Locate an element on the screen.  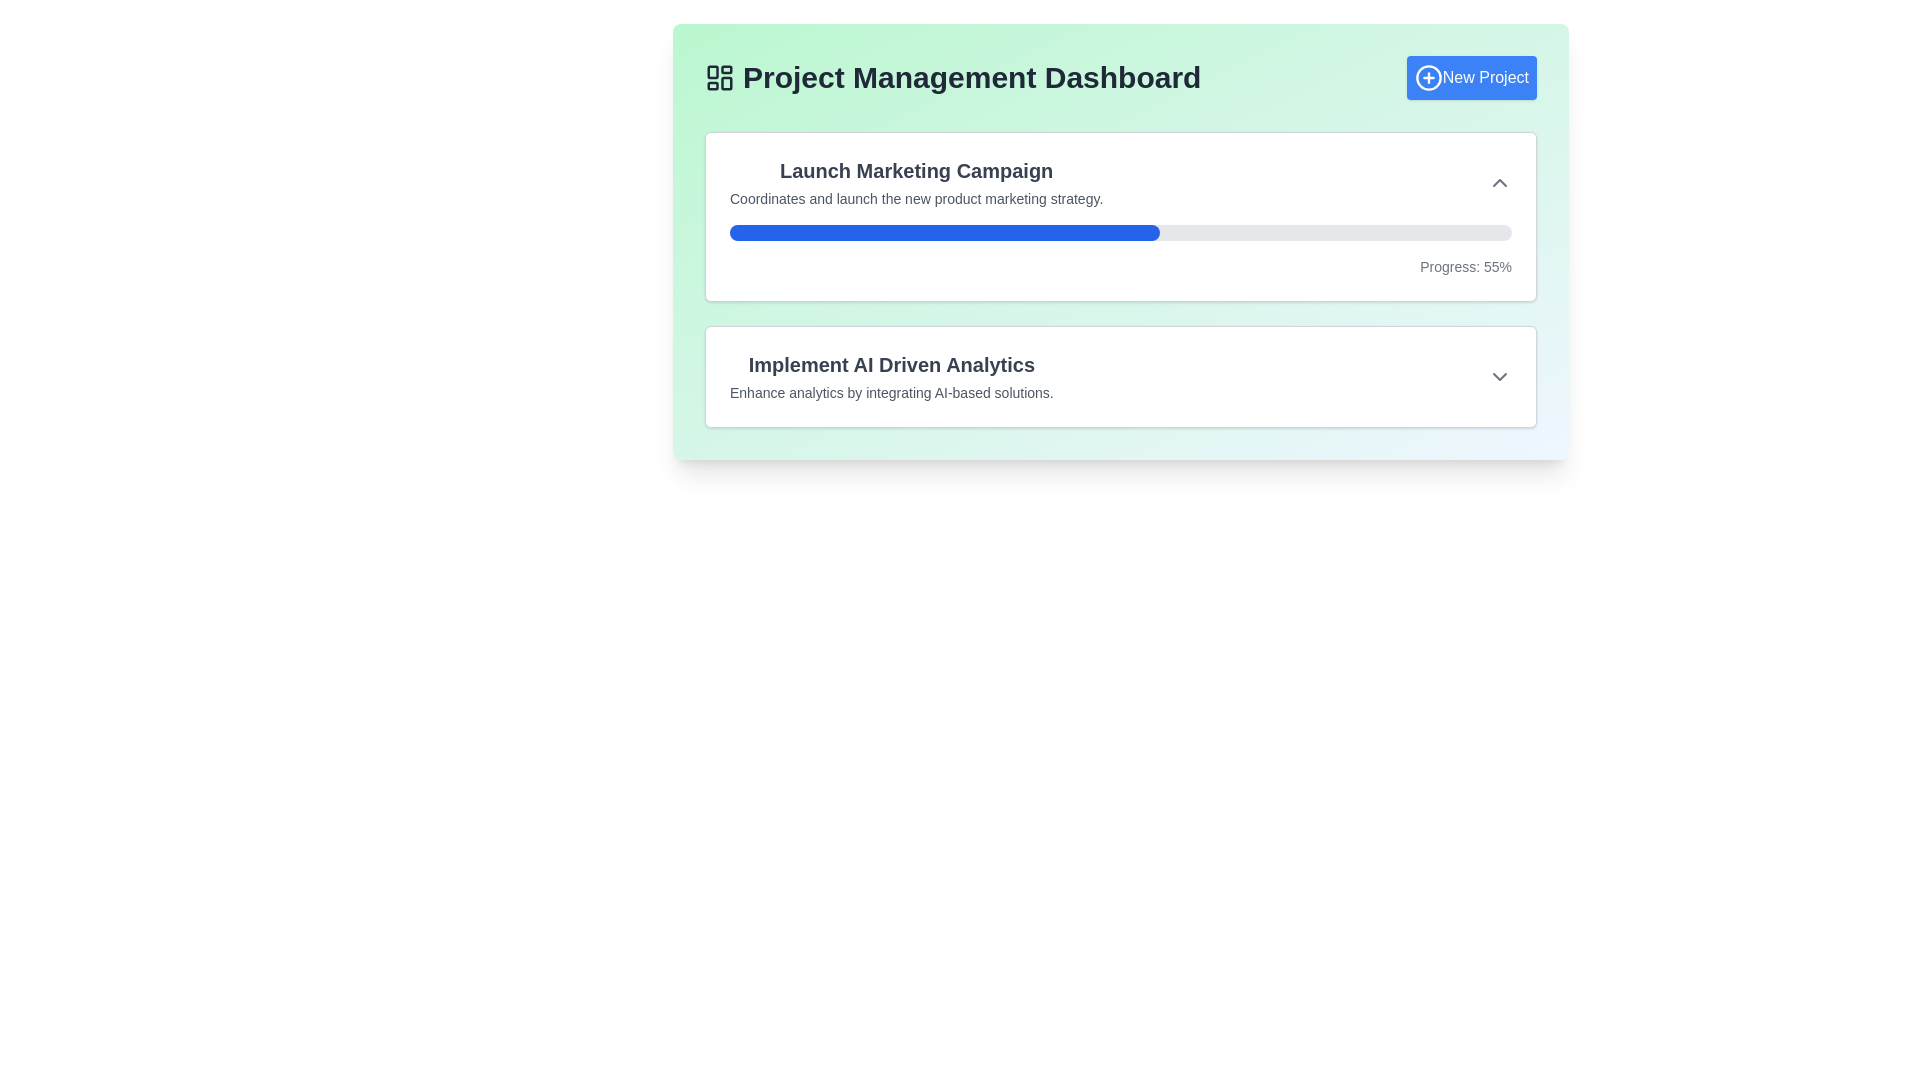
the horizontal progress bar located under the text 'Launch Marketing Campaign' and above 'Progress: 55%' is located at coordinates (1121, 231).